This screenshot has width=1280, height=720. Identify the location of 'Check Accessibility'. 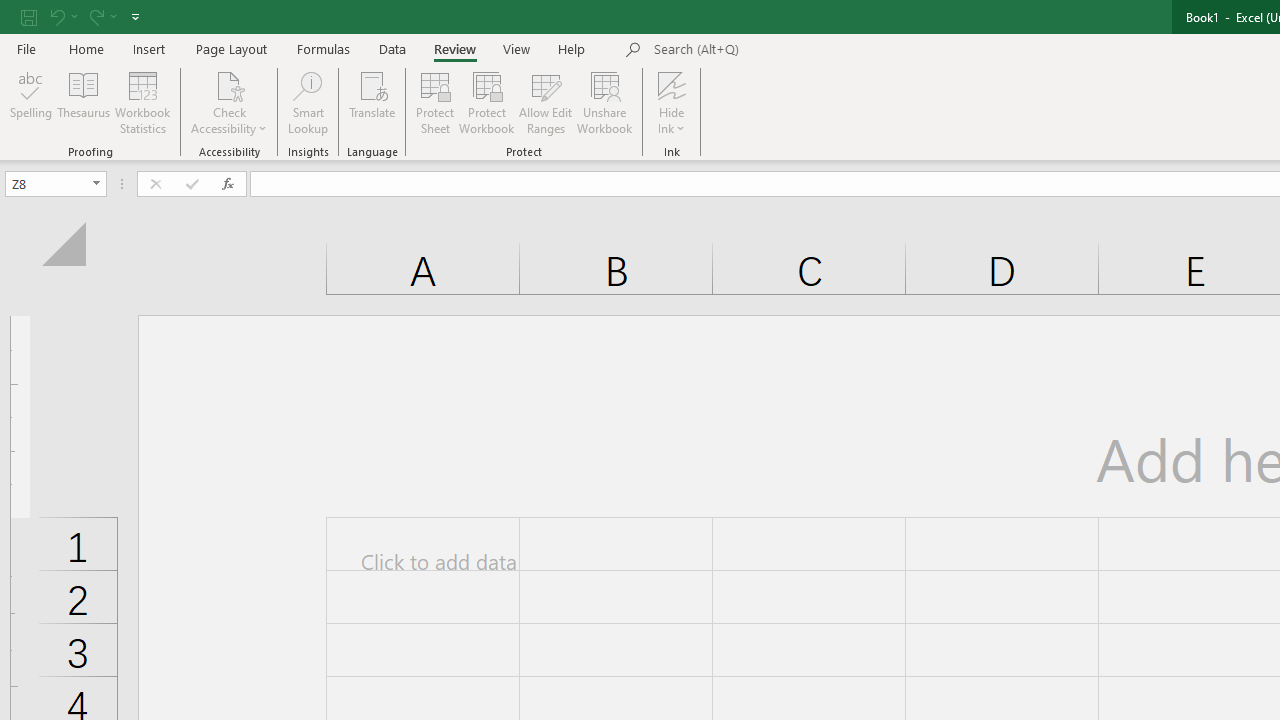
(229, 84).